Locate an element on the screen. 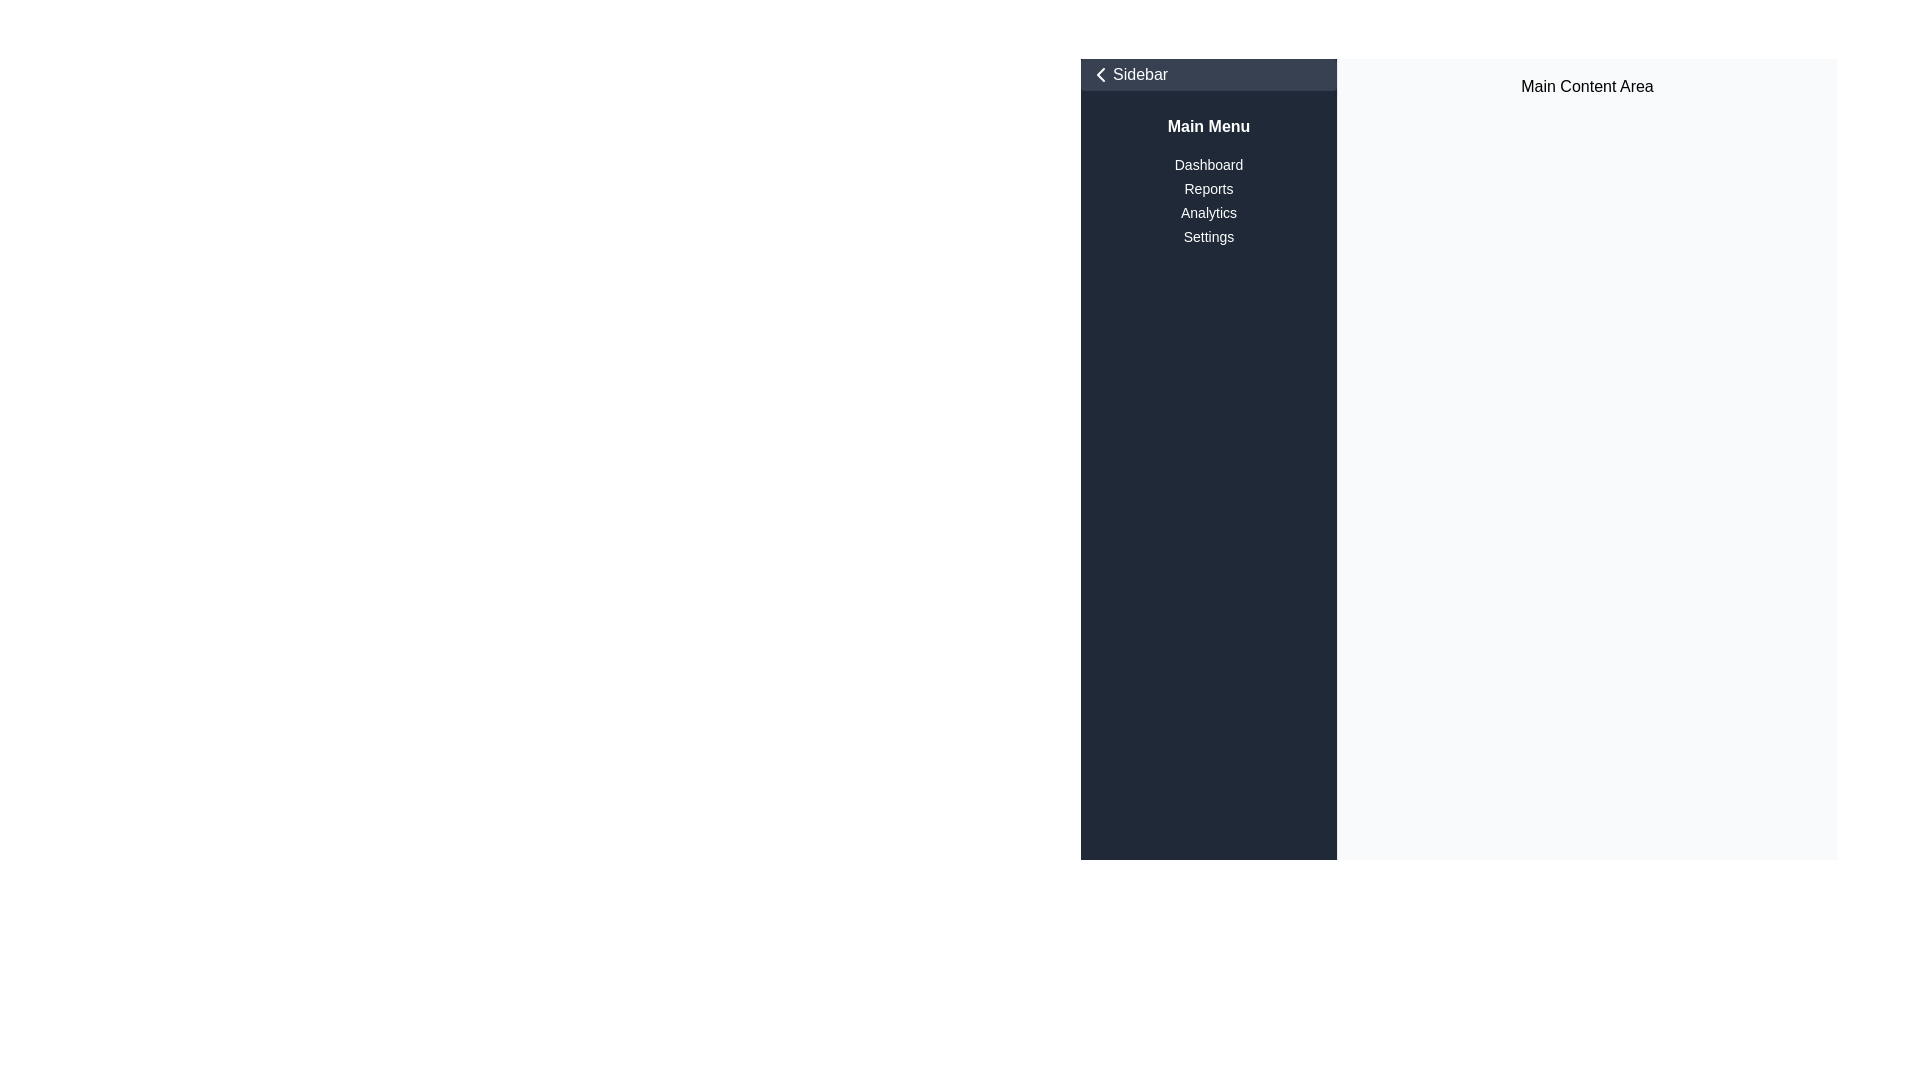  the 'Reports' text label in the vertical navigation menu located in the left sidebar is located at coordinates (1208, 200).